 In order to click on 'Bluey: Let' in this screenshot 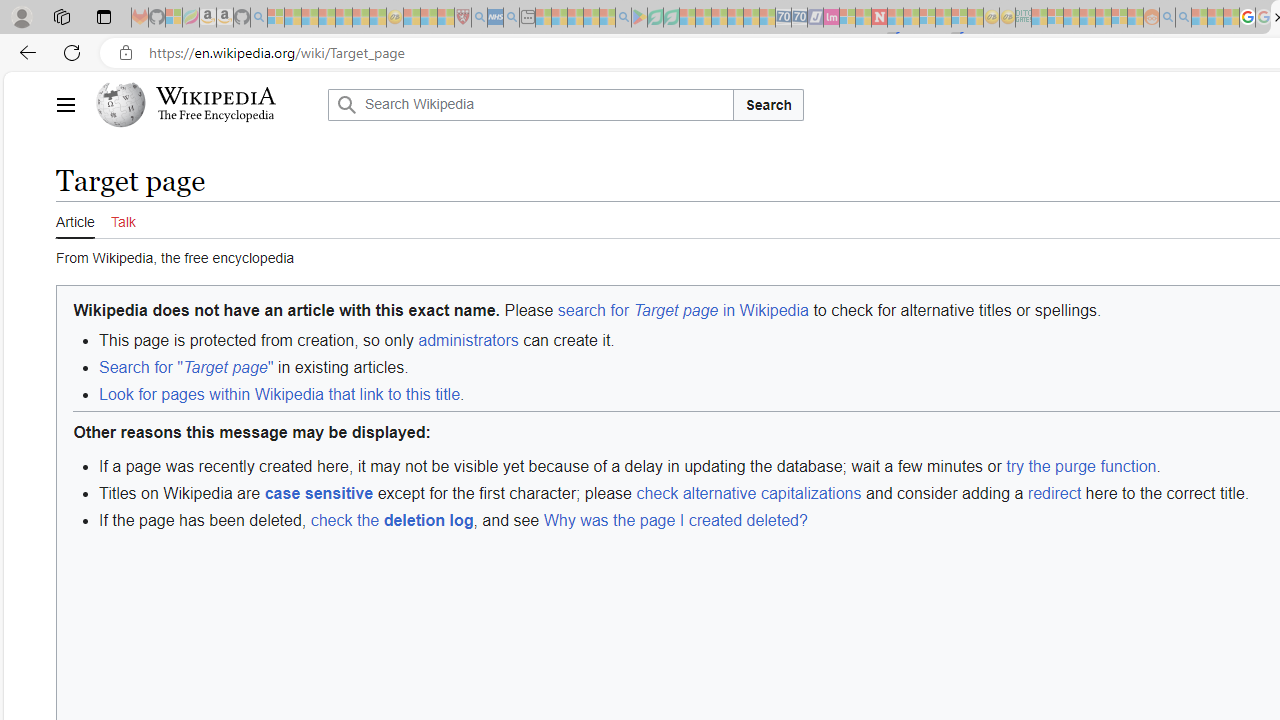, I will do `click(638, 17)`.